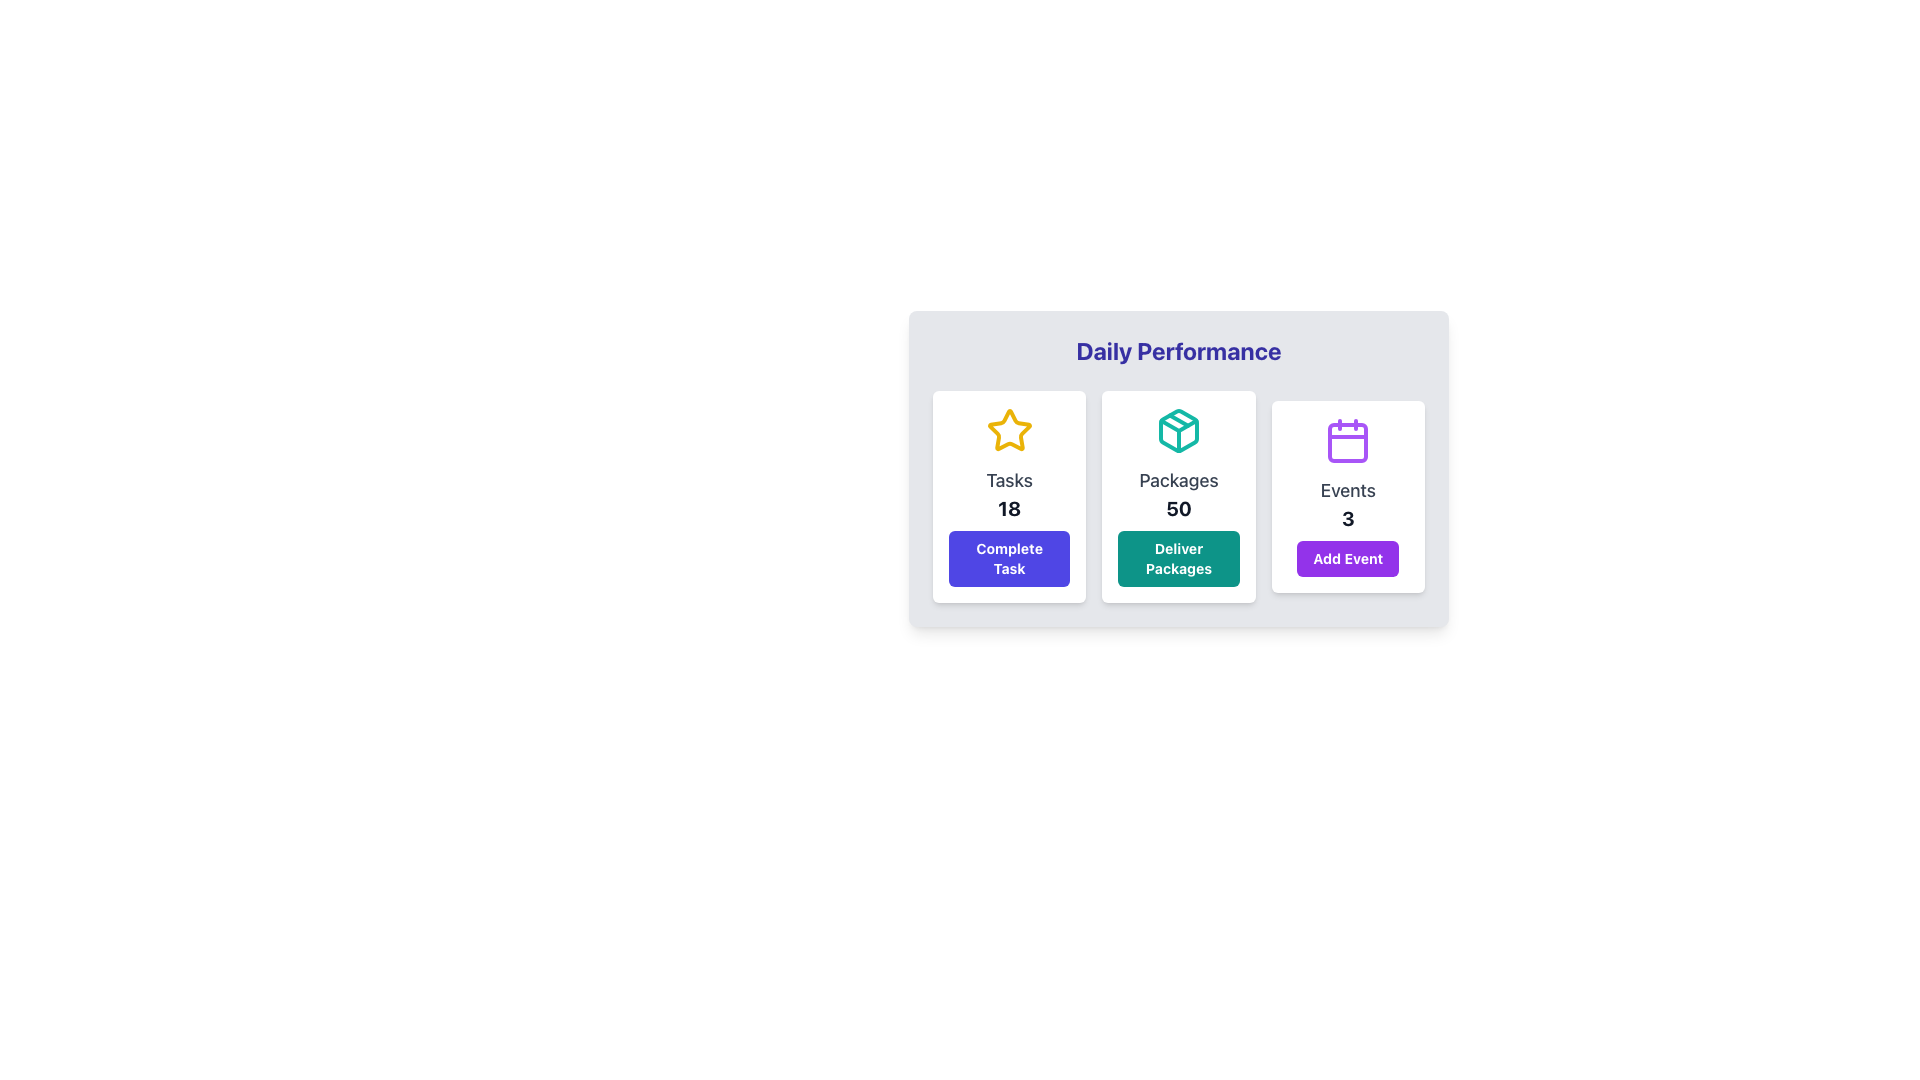  What do you see at coordinates (1179, 508) in the screenshot?
I see `the numeral text display element showing the value '50', which is prominently styled in bold font within the 'Packages' card` at bounding box center [1179, 508].